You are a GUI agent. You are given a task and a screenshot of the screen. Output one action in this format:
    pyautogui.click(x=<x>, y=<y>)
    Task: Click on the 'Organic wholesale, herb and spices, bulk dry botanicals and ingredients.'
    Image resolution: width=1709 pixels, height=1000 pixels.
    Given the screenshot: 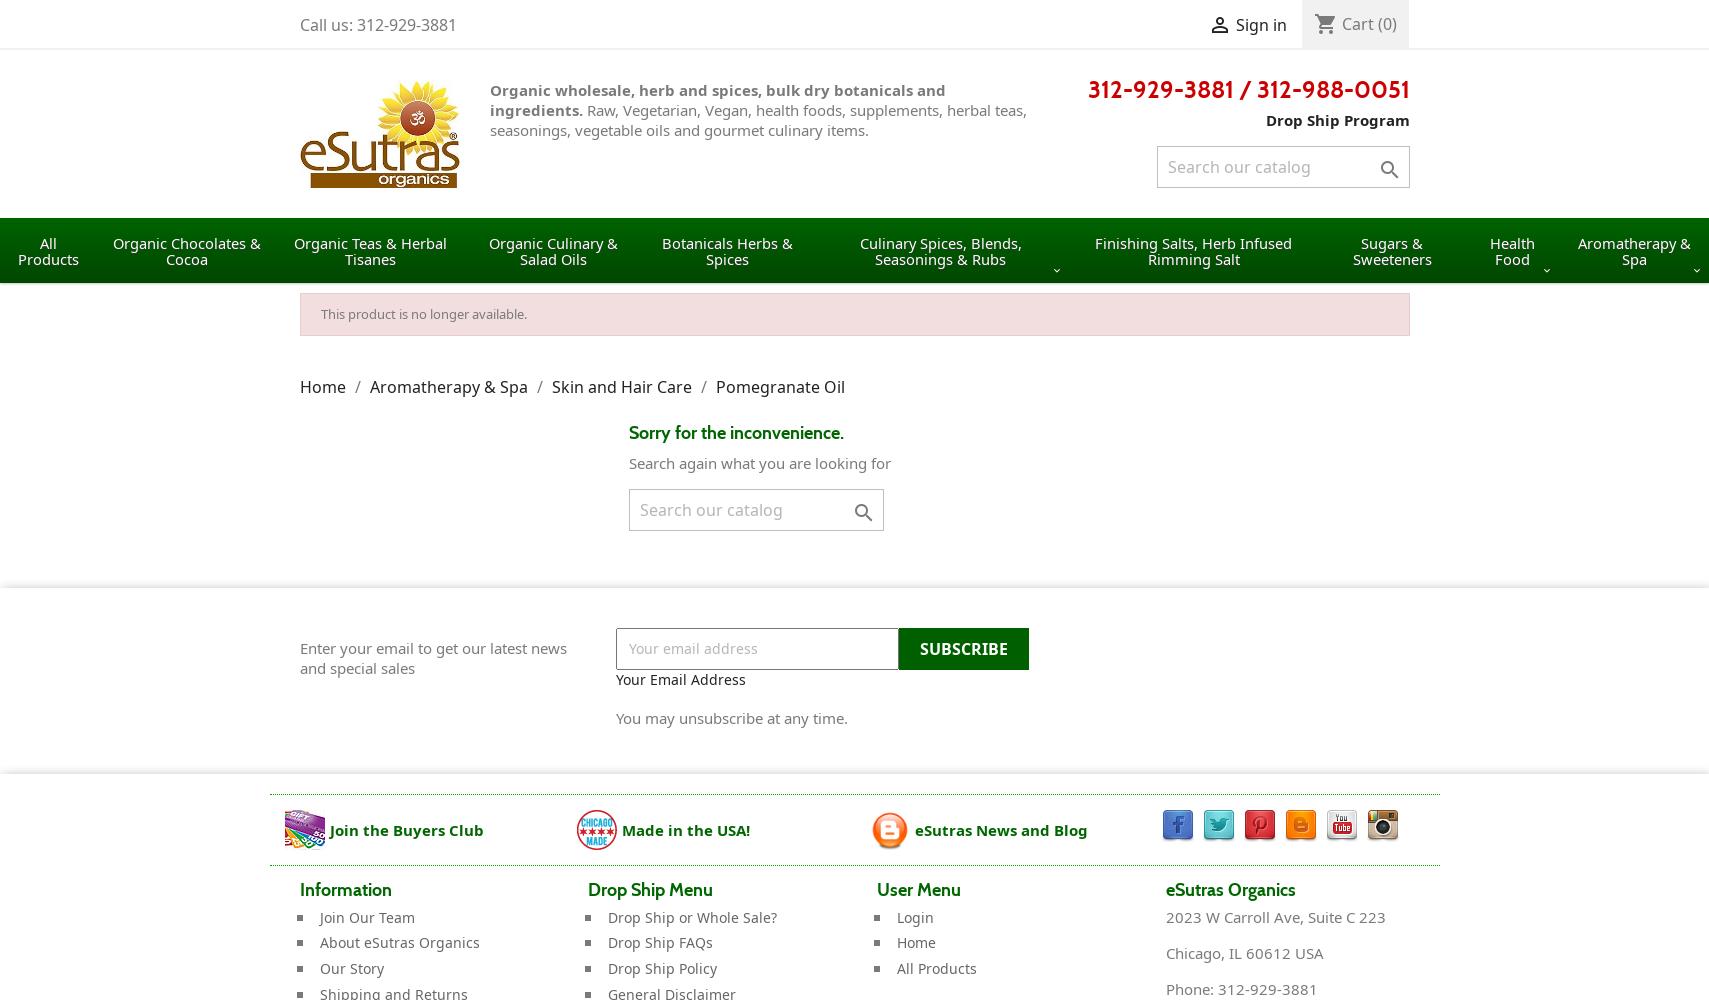 What is the action you would take?
    pyautogui.click(x=715, y=99)
    